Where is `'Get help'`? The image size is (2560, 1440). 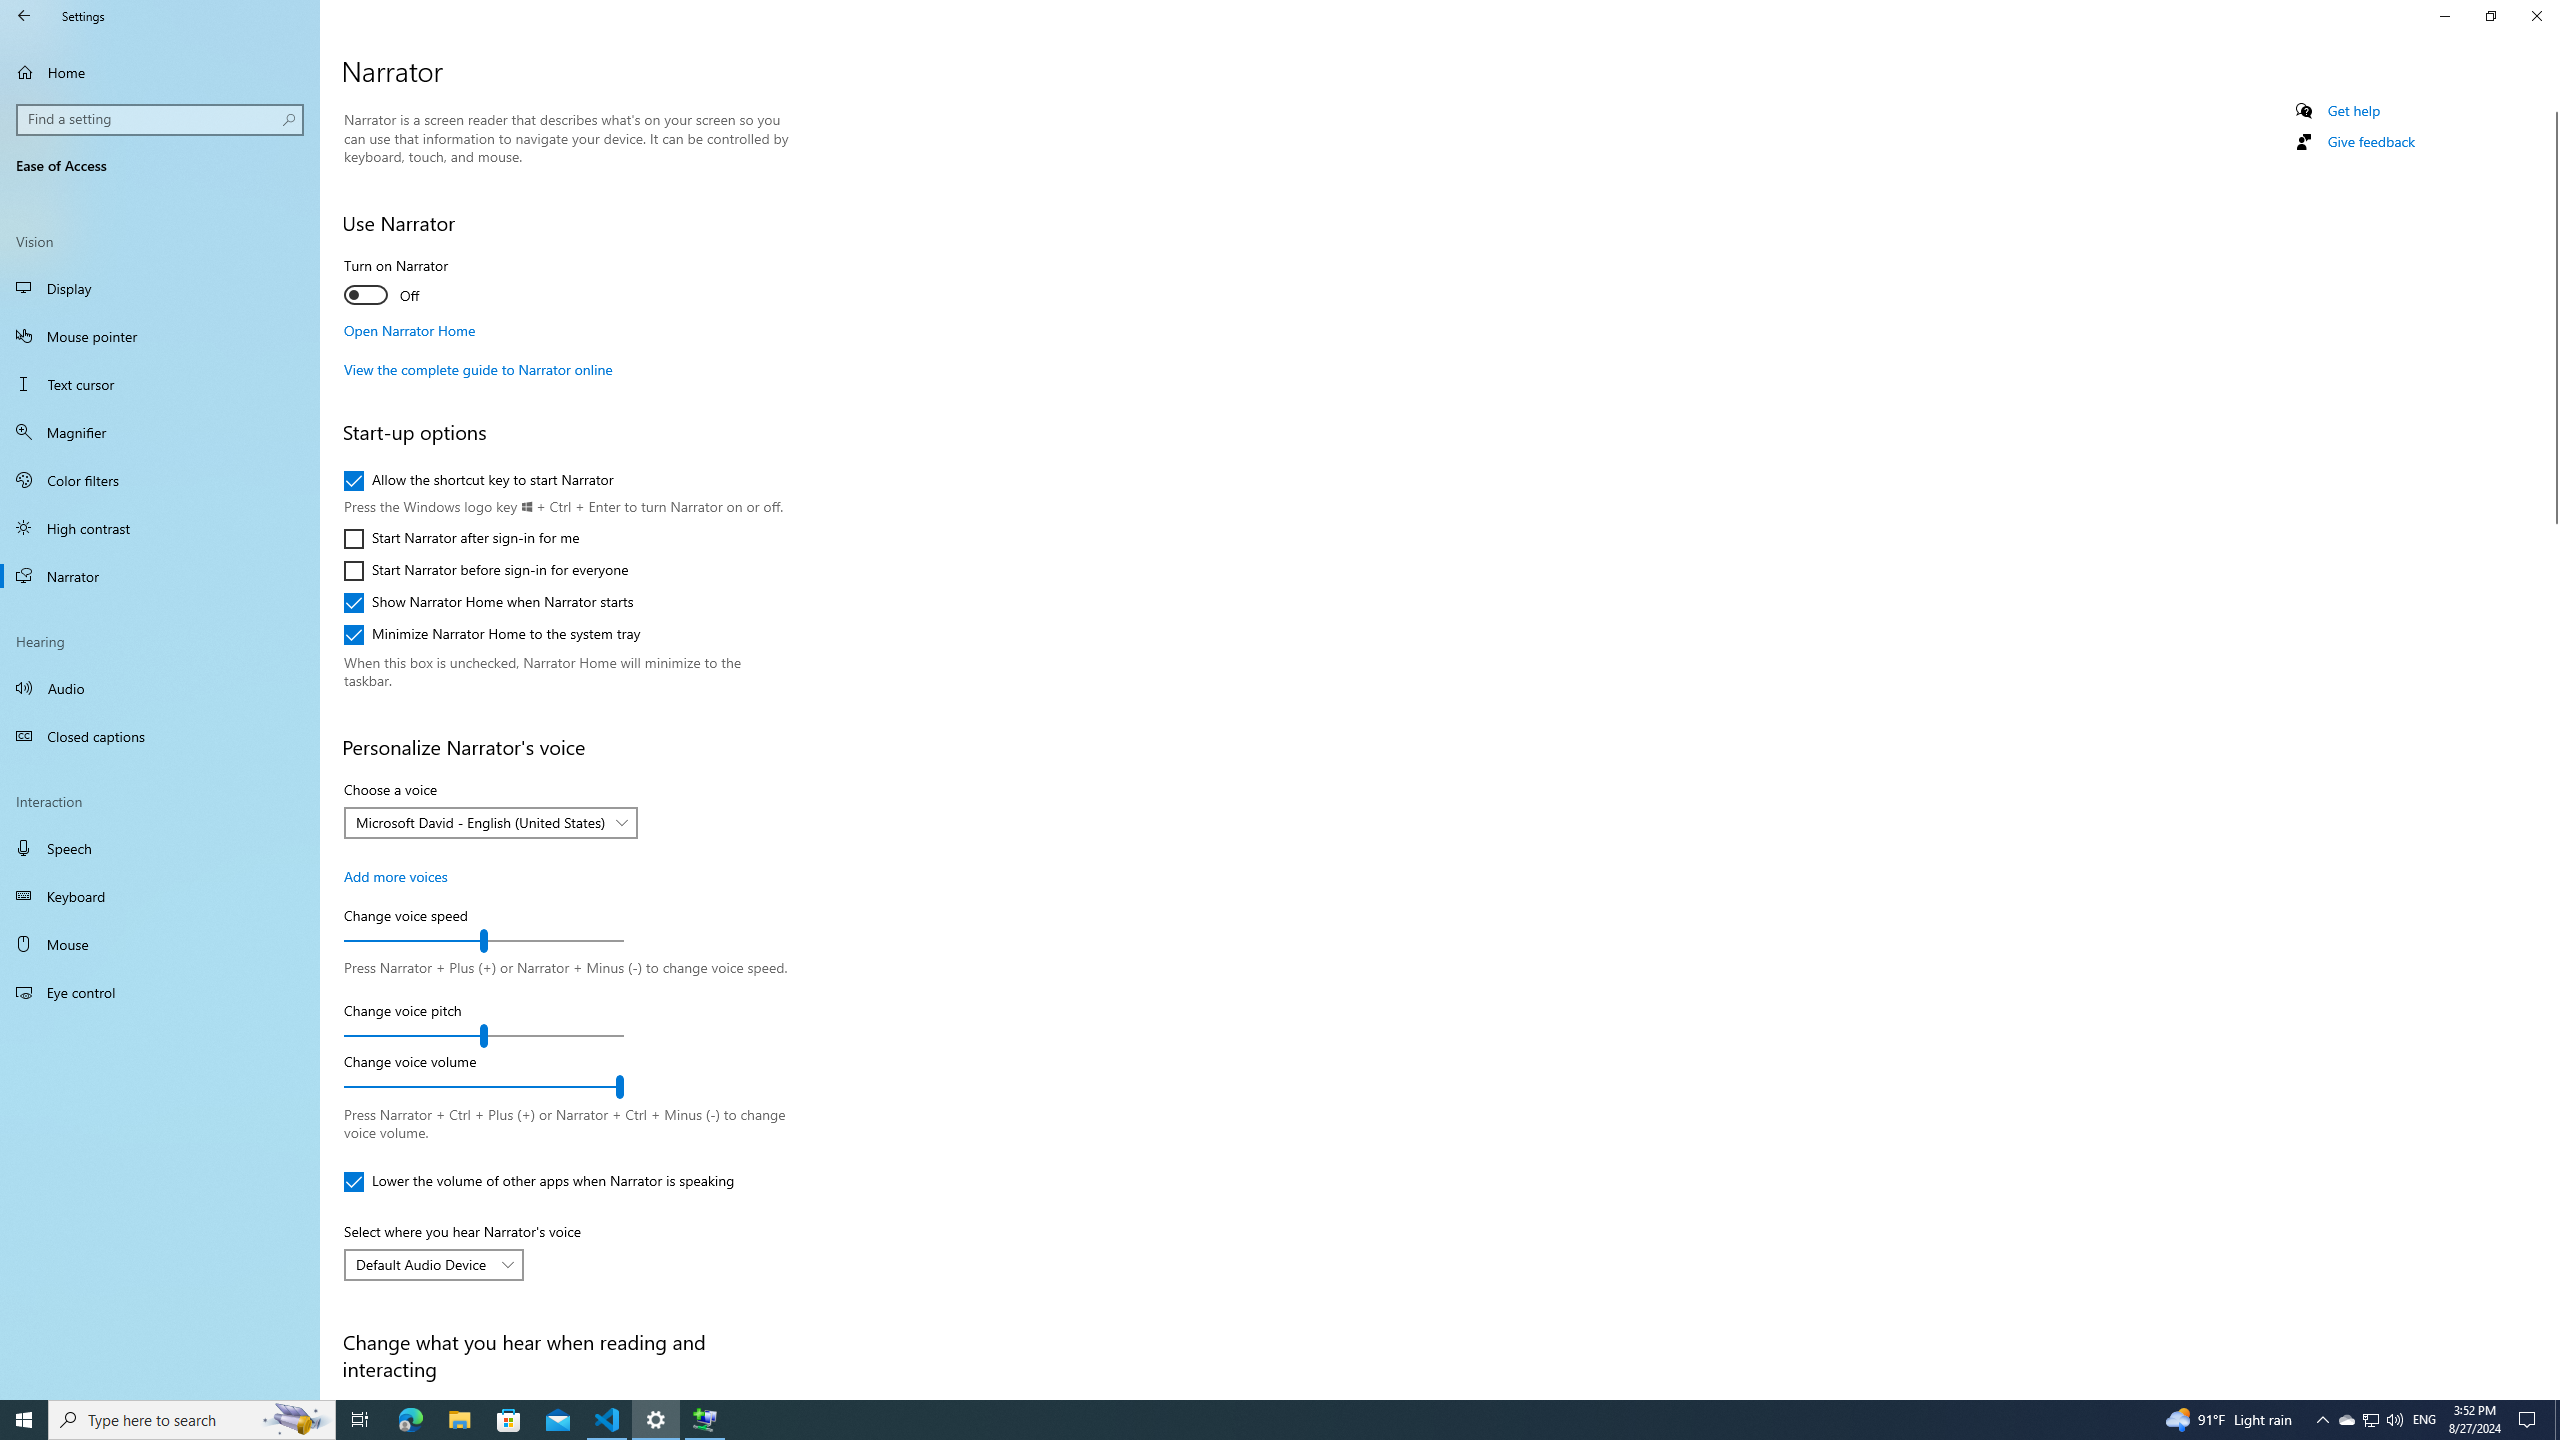
'Get help' is located at coordinates (2352, 110).